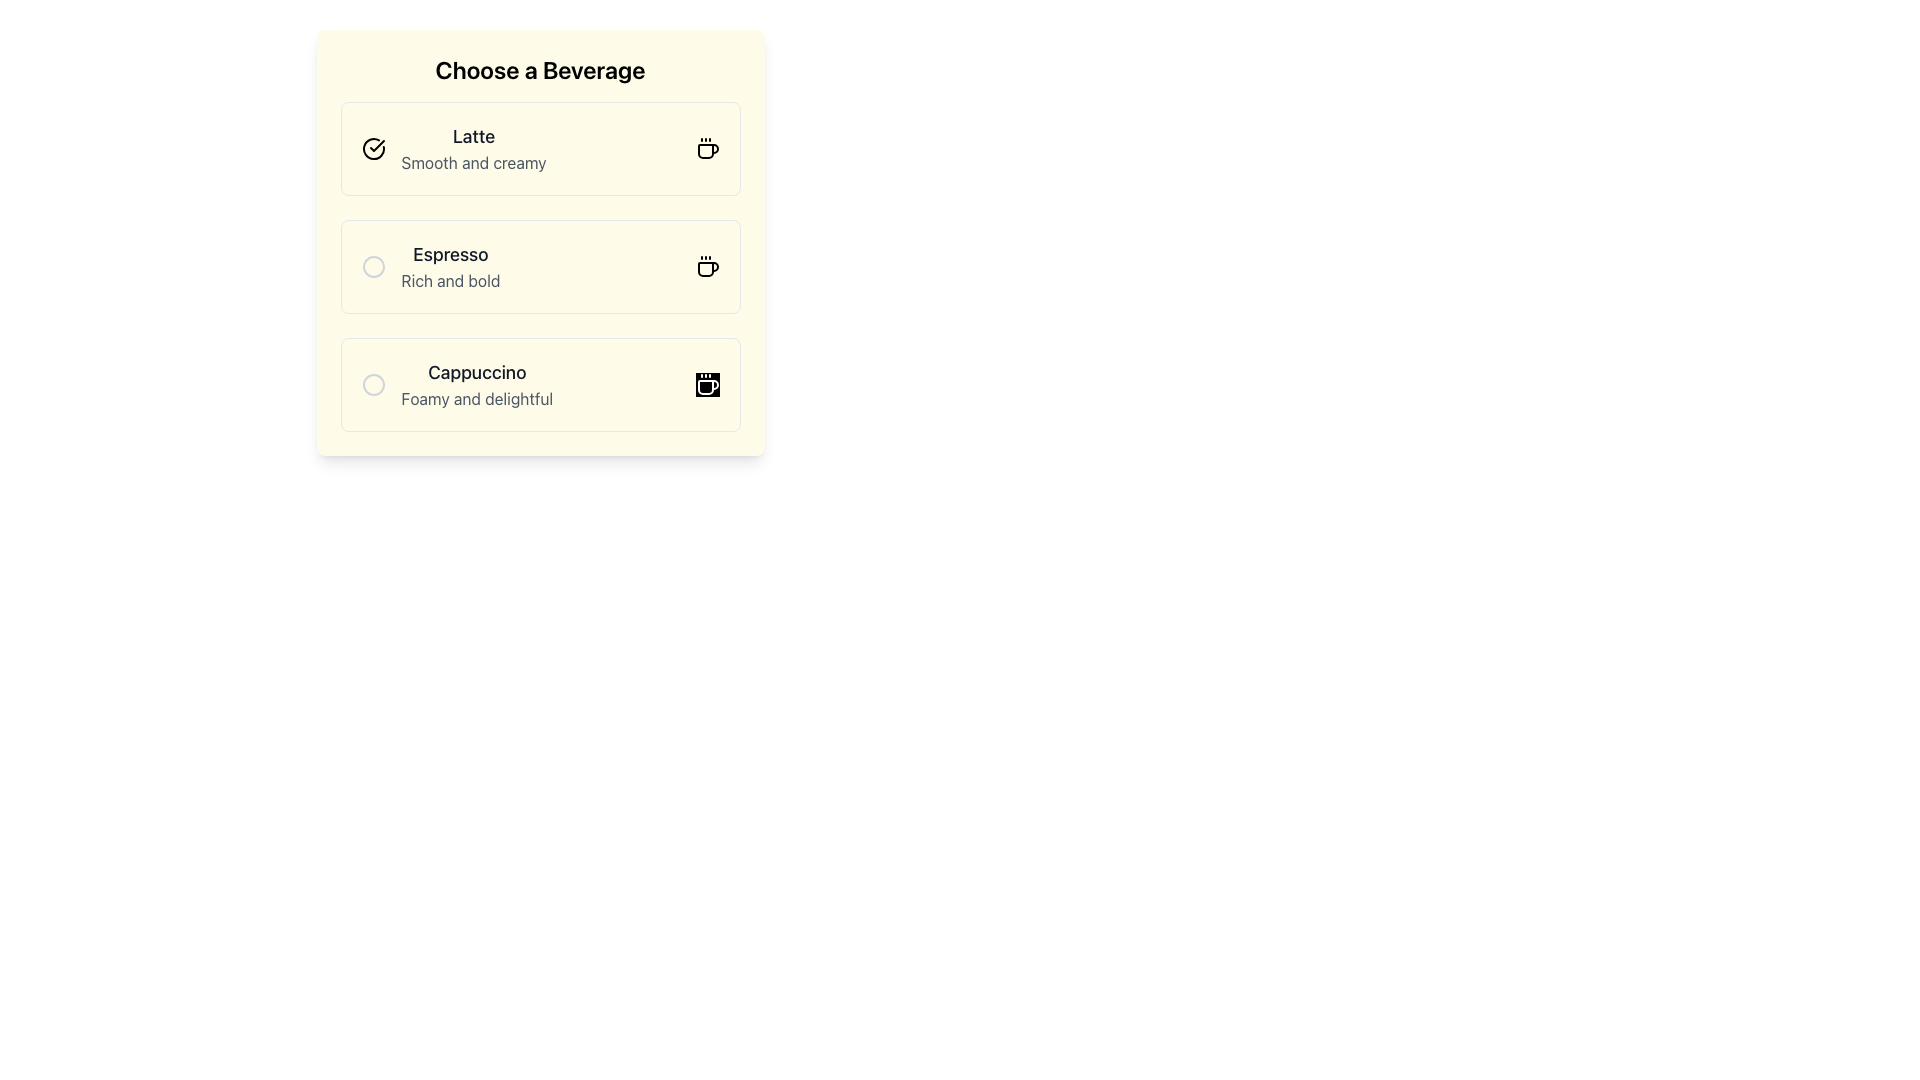 This screenshot has width=1920, height=1080. I want to click on the 'Cappuccino' icon, which is located at the rightmost side of the list item describing 'Cappuccino', aligned horizontally with the text 'Cappuccino' and 'Foamy and delightful', so click(707, 385).